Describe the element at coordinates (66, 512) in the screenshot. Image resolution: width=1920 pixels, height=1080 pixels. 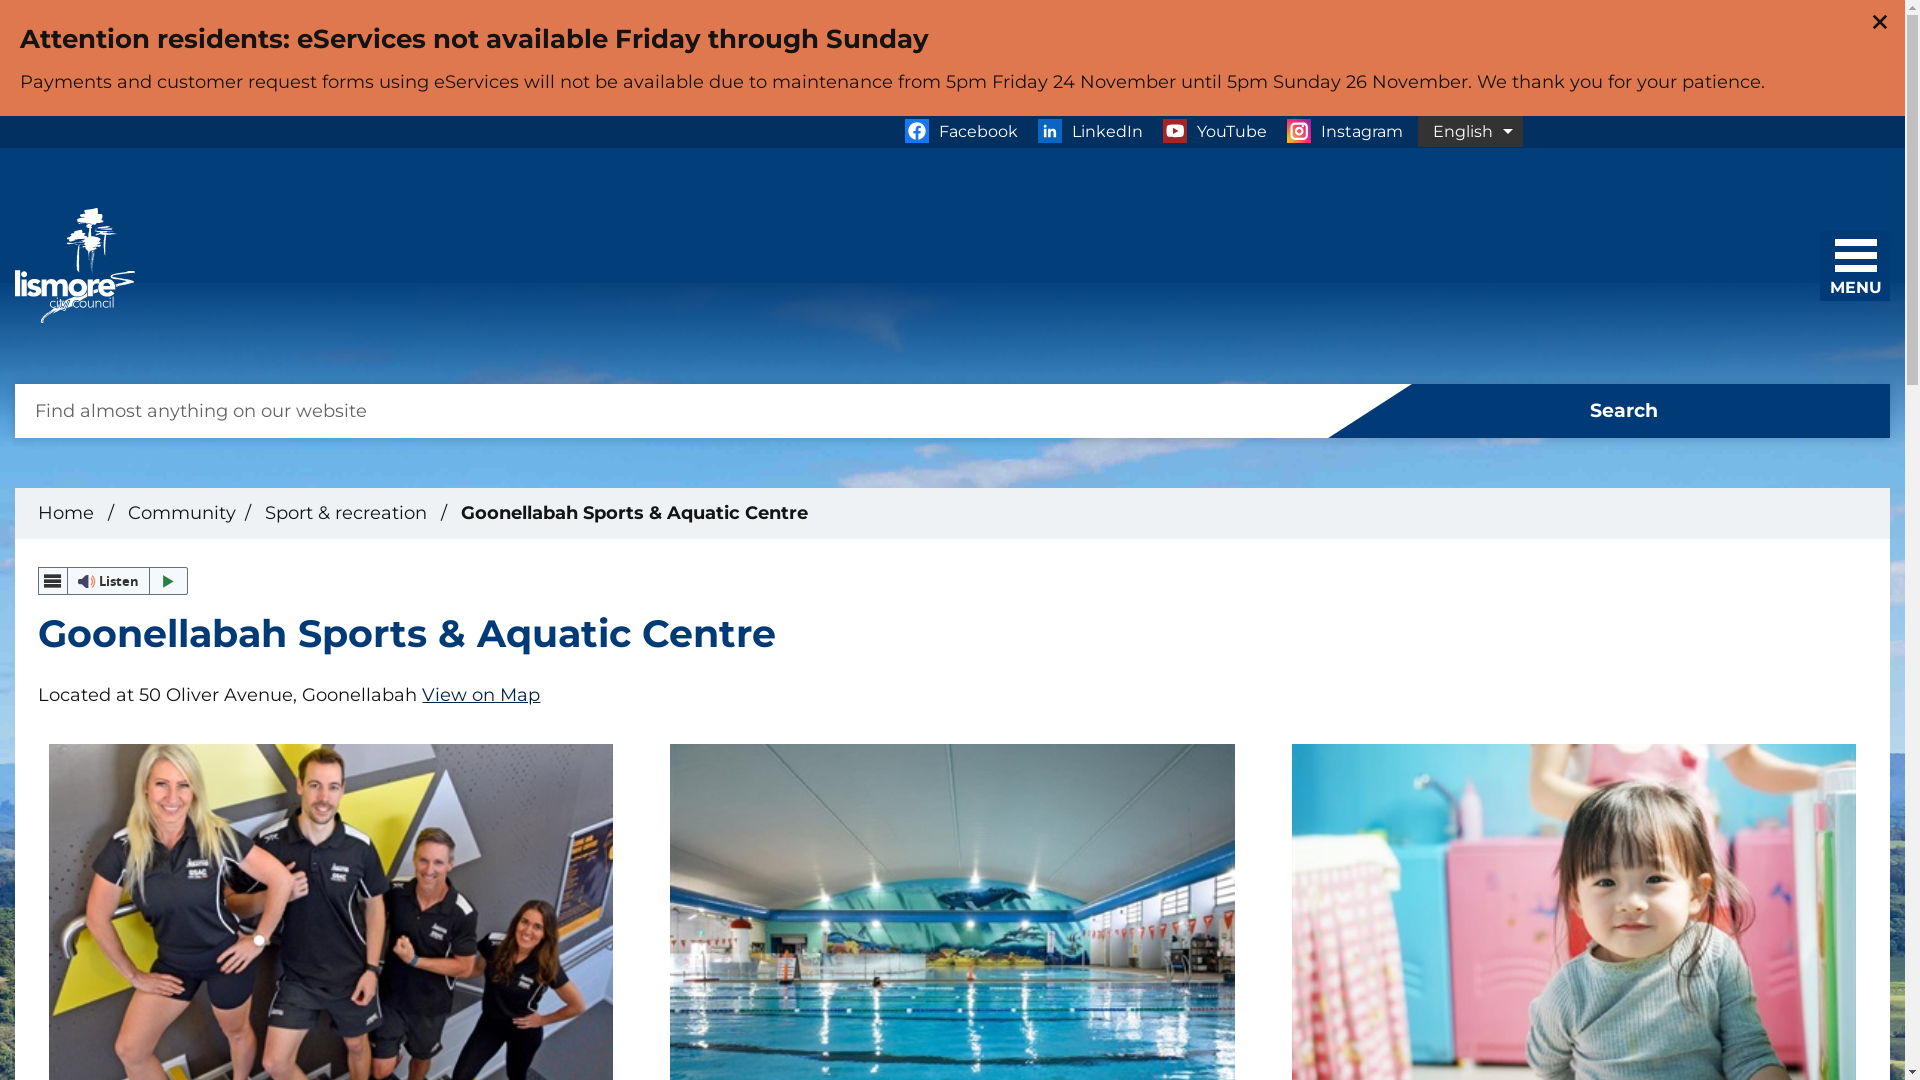
I see `'Home'` at that location.